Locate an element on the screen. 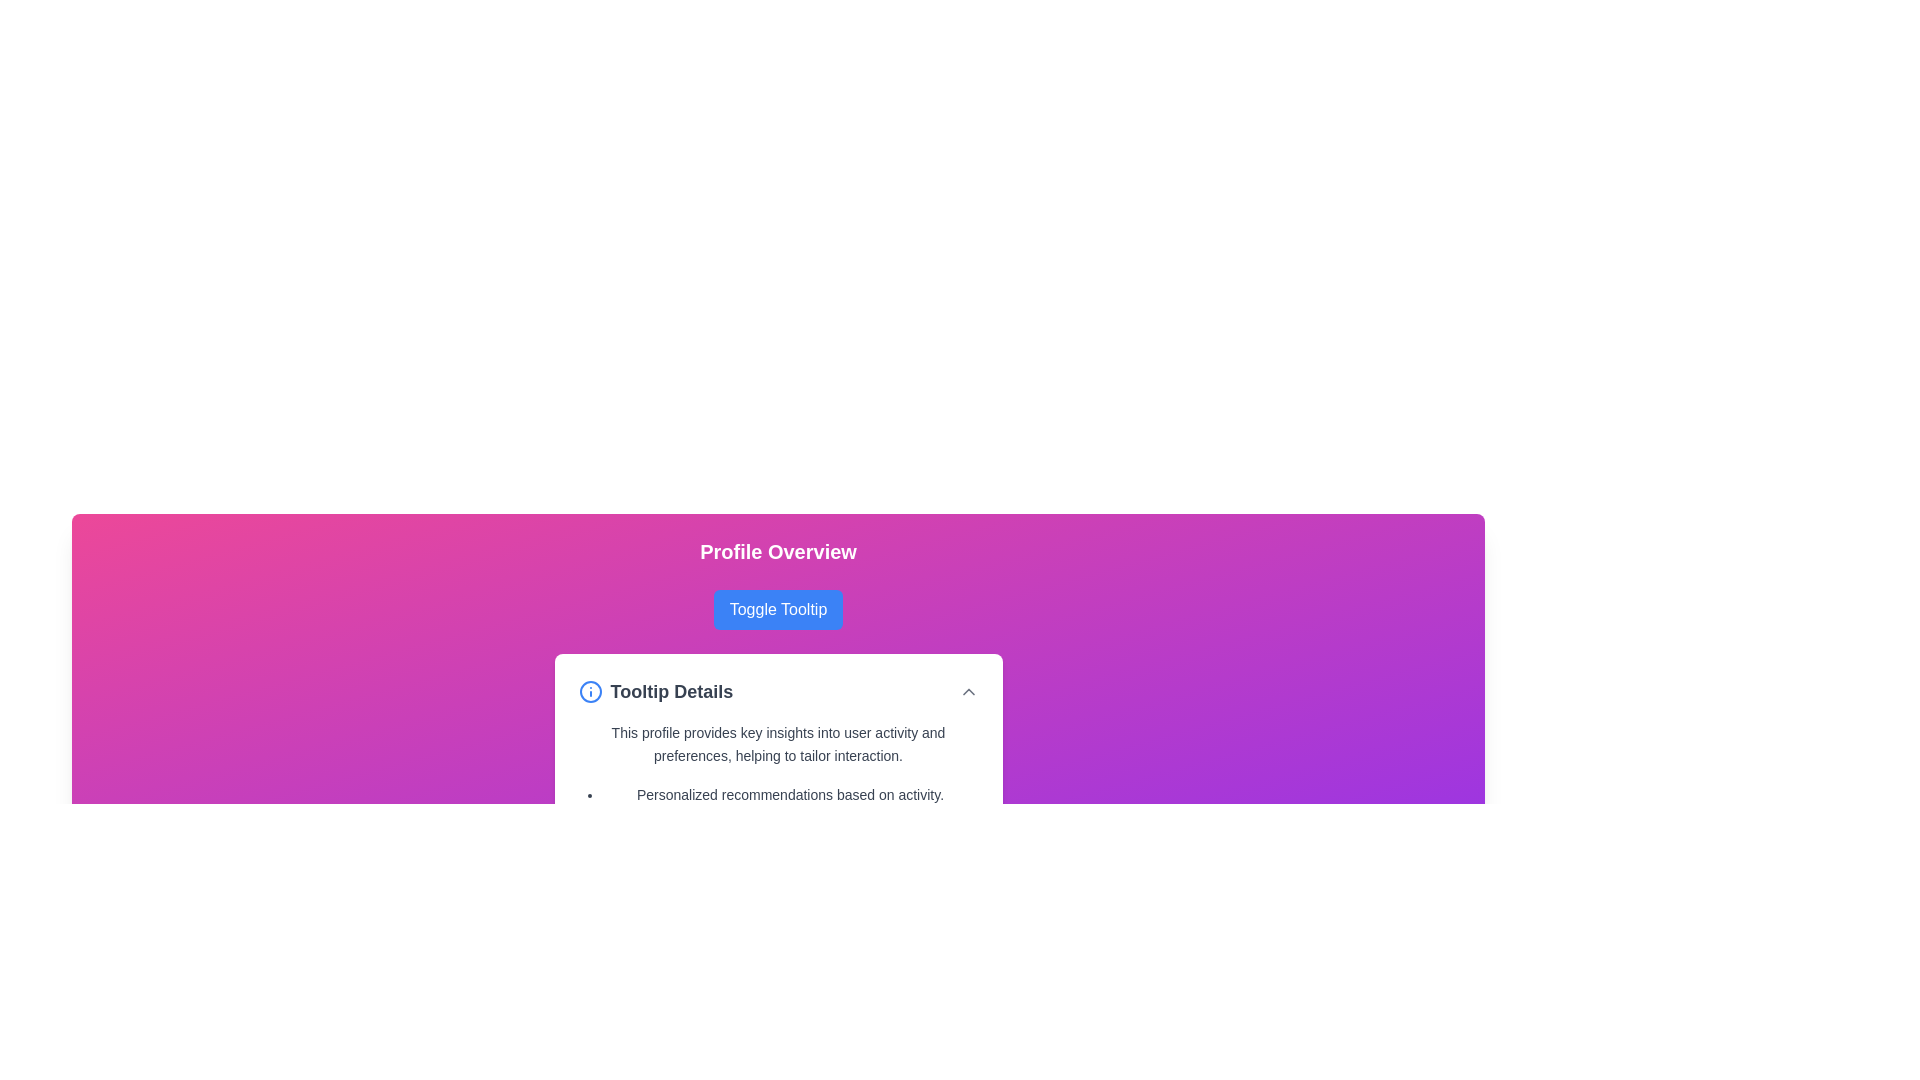 Image resolution: width=1920 pixels, height=1080 pixels. the toggle button located to the far right of the 'Tooltip Details' section is located at coordinates (968, 690).